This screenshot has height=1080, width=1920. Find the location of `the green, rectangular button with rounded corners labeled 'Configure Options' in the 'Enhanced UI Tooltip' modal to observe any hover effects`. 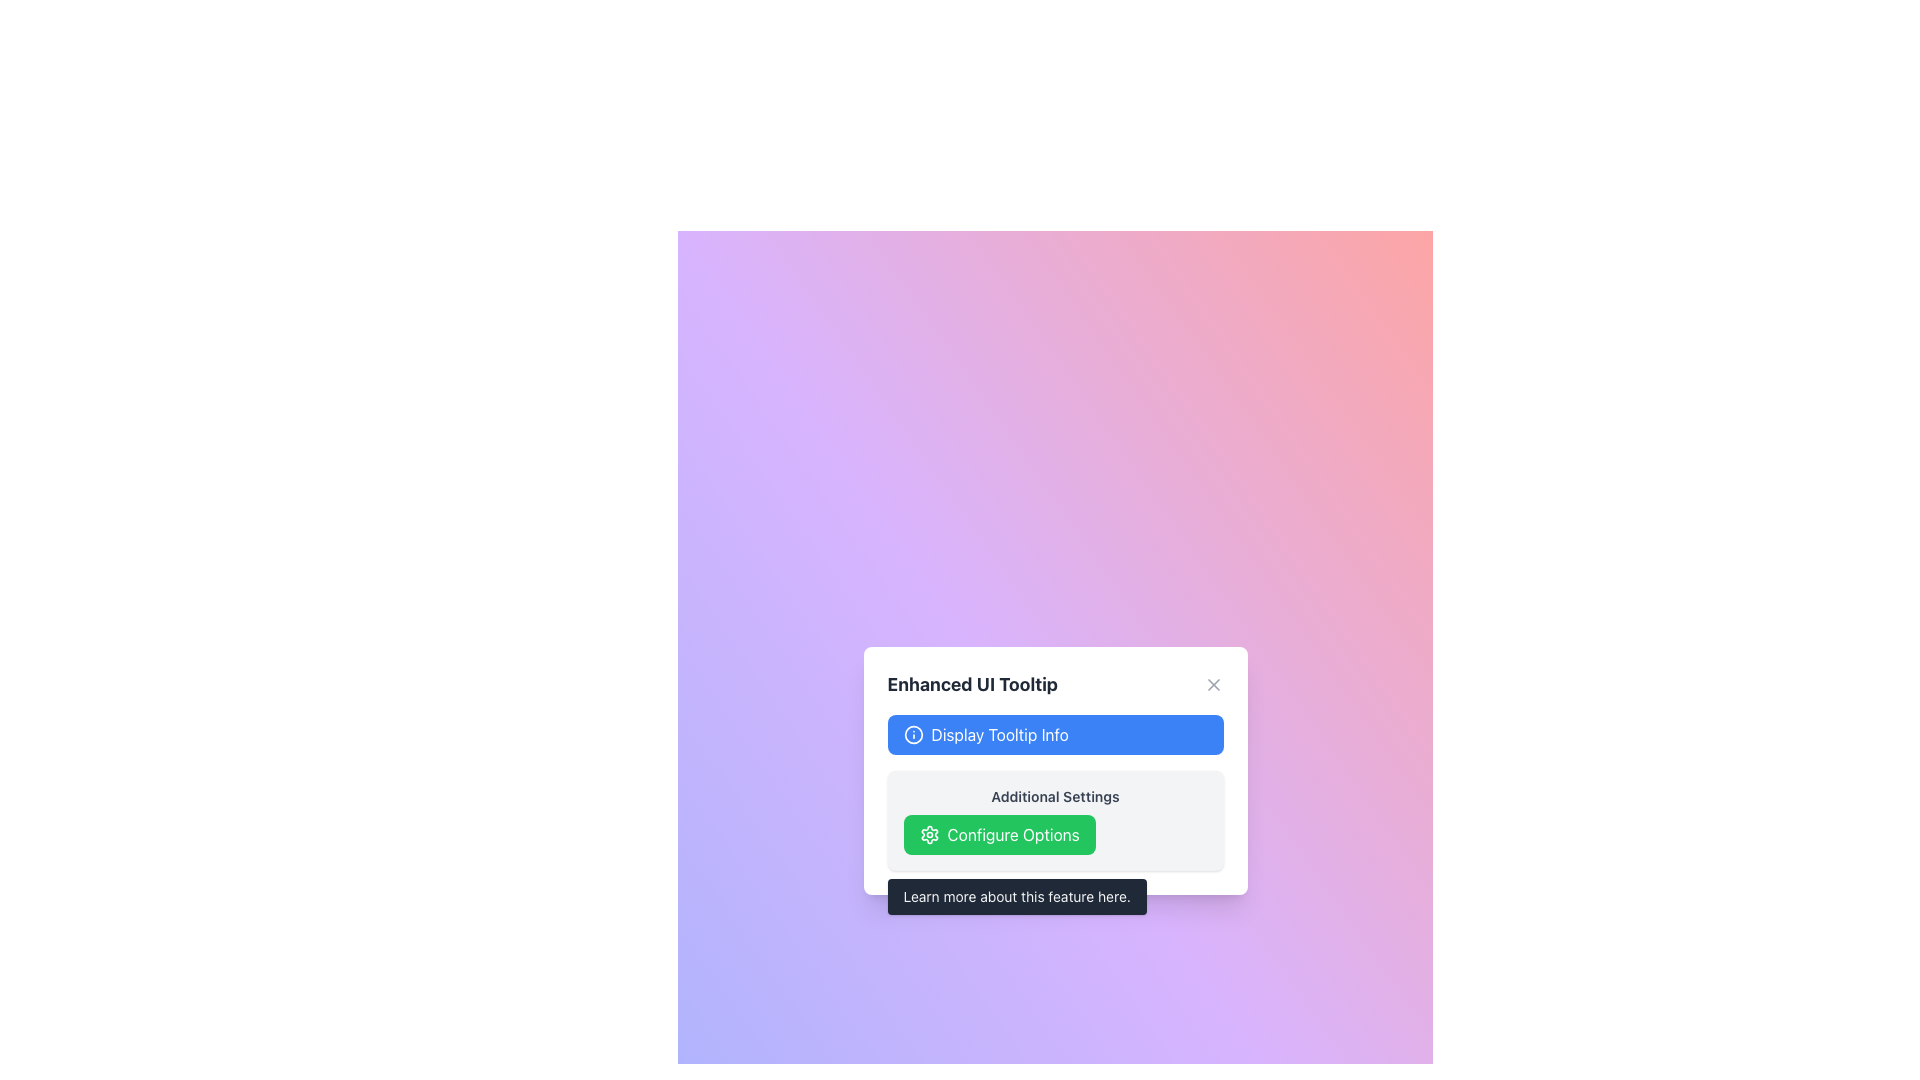

the green, rectangular button with rounded corners labeled 'Configure Options' in the 'Enhanced UI Tooltip' modal to observe any hover effects is located at coordinates (999, 834).